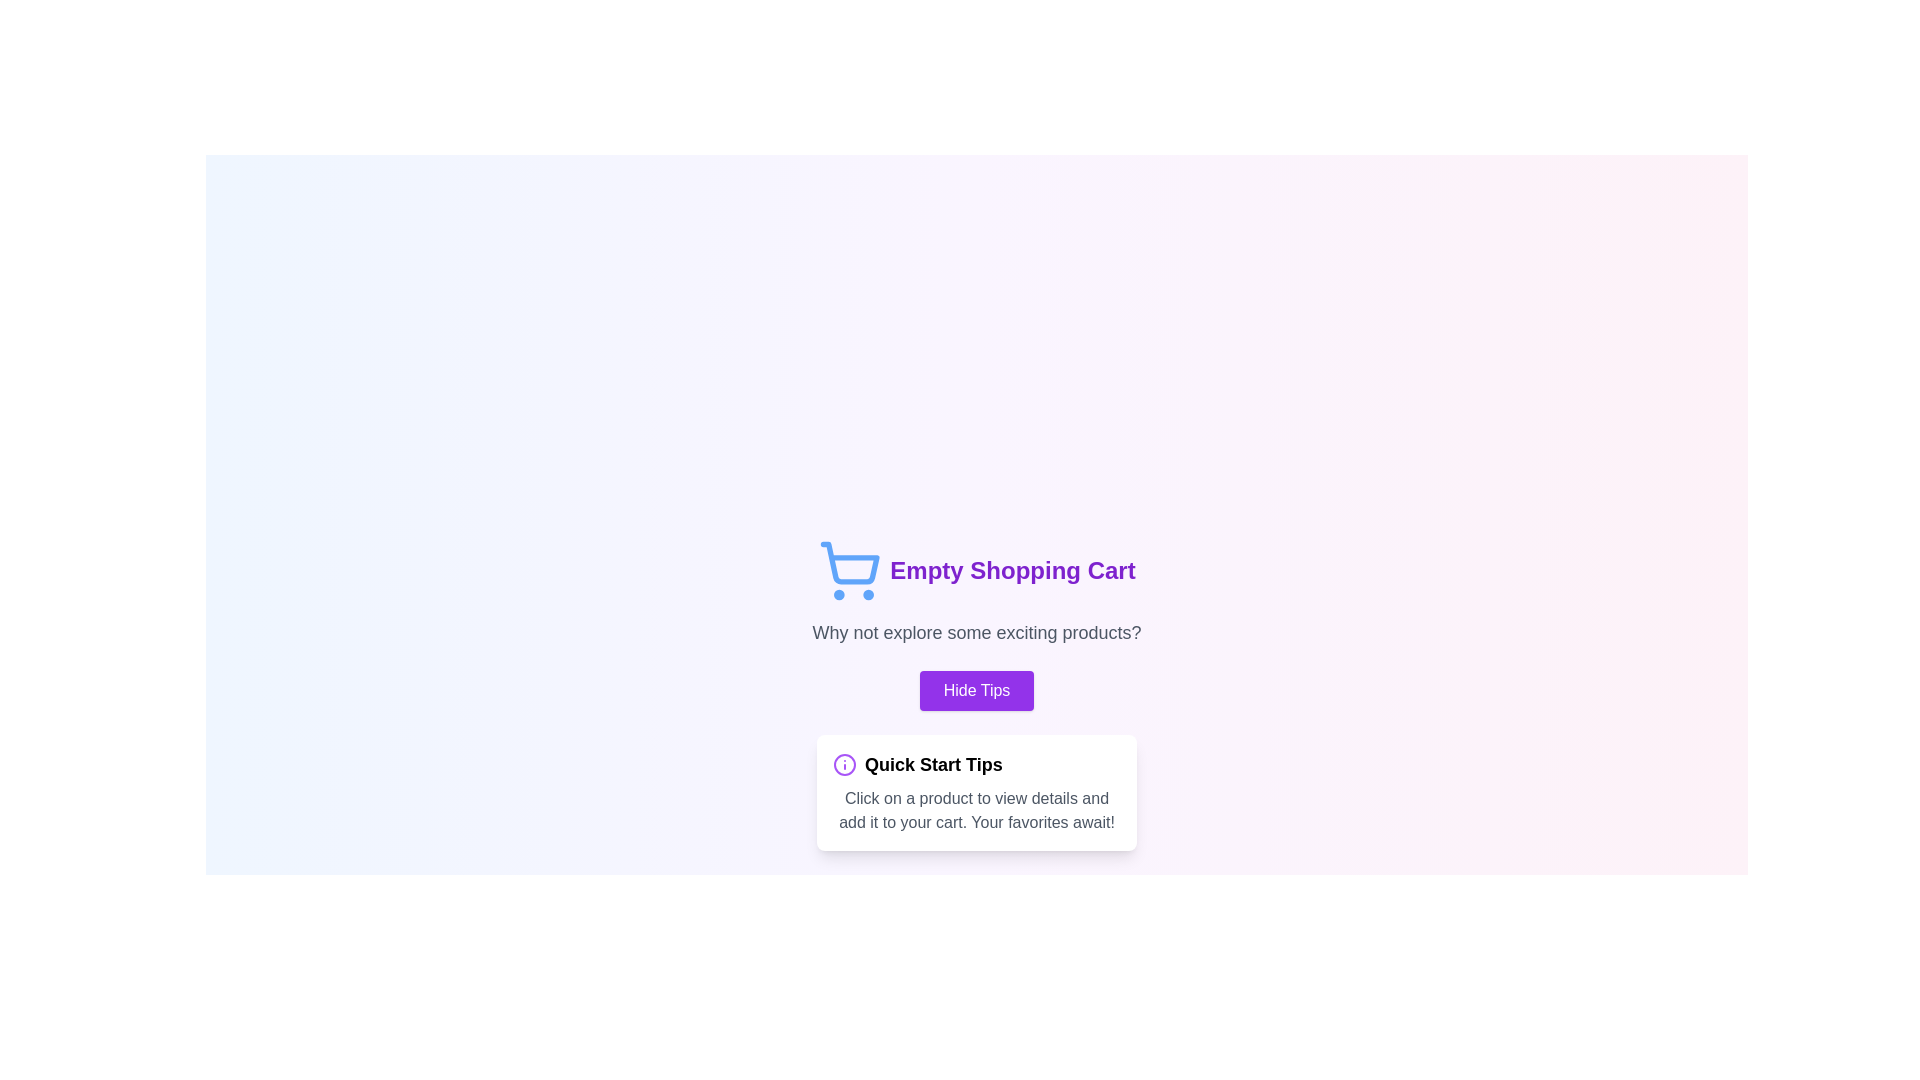 The width and height of the screenshot is (1920, 1080). What do you see at coordinates (844, 764) in the screenshot?
I see `the circular SVG graphic with a solid outline and light-purple fill, which is the largest circle in the information icon located in the 'Quick Start Tips' section` at bounding box center [844, 764].